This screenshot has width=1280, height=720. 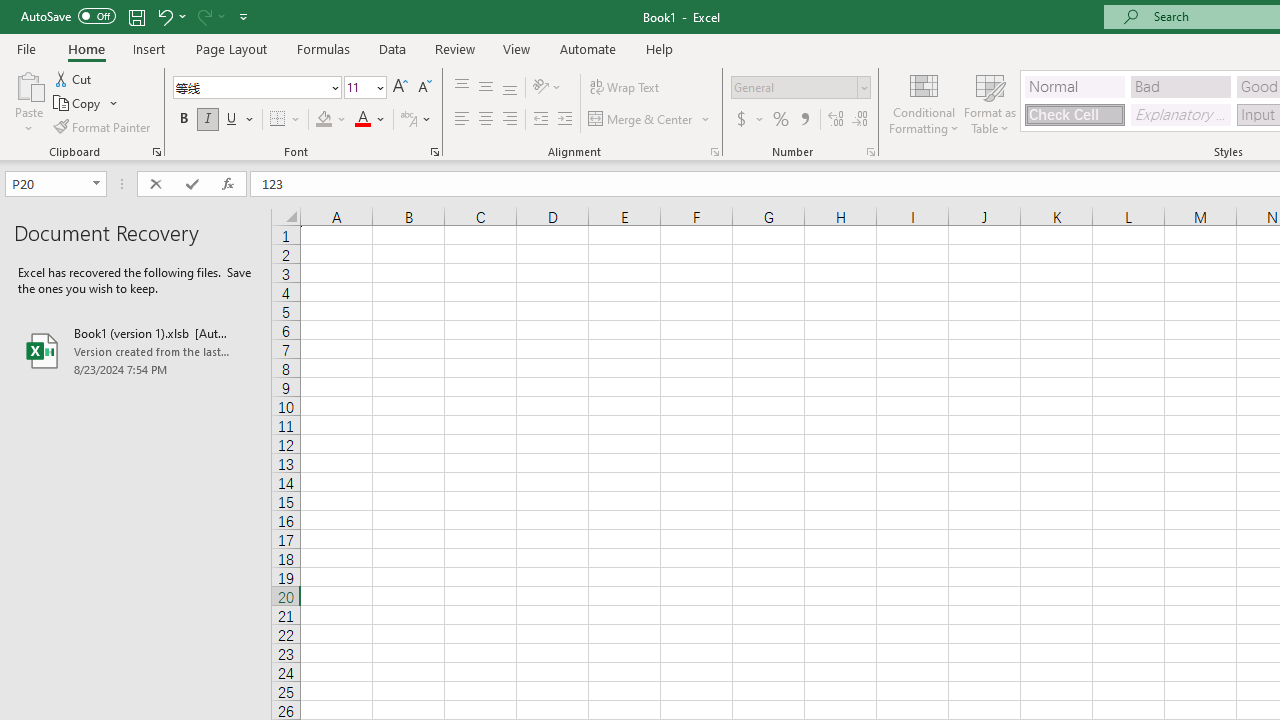 What do you see at coordinates (510, 86) in the screenshot?
I see `'Bottom Align'` at bounding box center [510, 86].